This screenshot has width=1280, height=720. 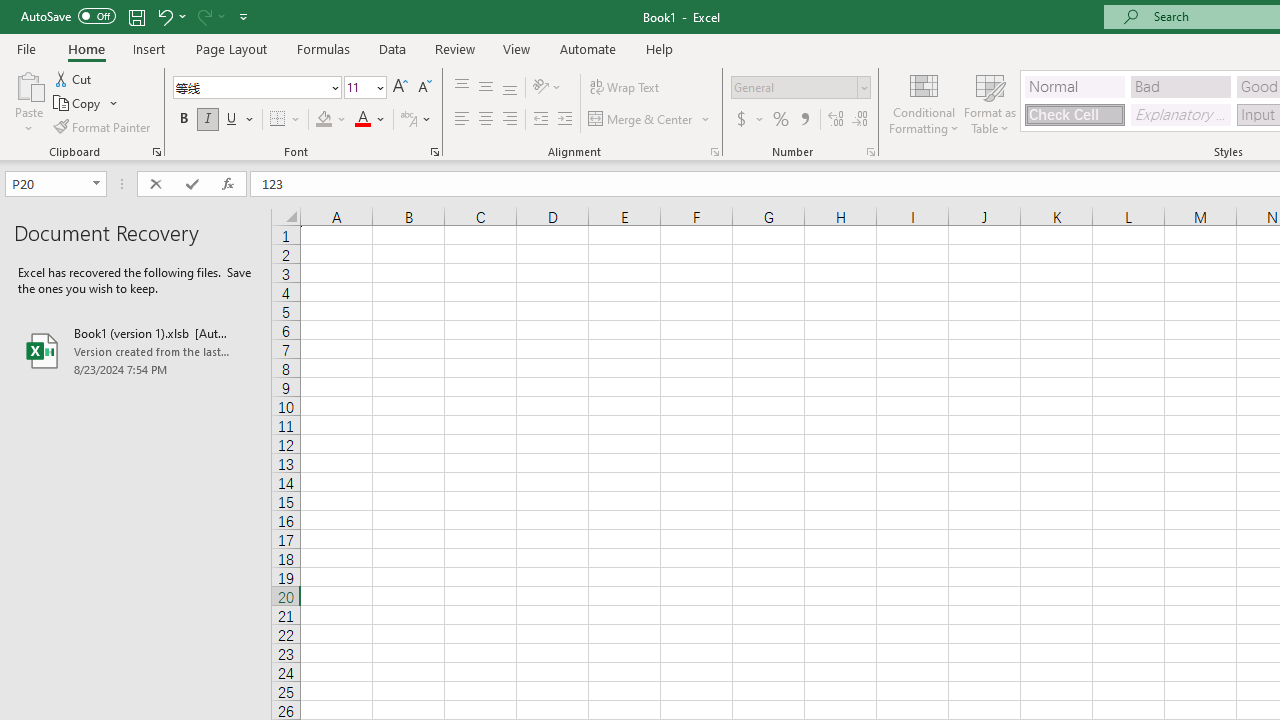 What do you see at coordinates (510, 86) in the screenshot?
I see `'Bottom Align'` at bounding box center [510, 86].